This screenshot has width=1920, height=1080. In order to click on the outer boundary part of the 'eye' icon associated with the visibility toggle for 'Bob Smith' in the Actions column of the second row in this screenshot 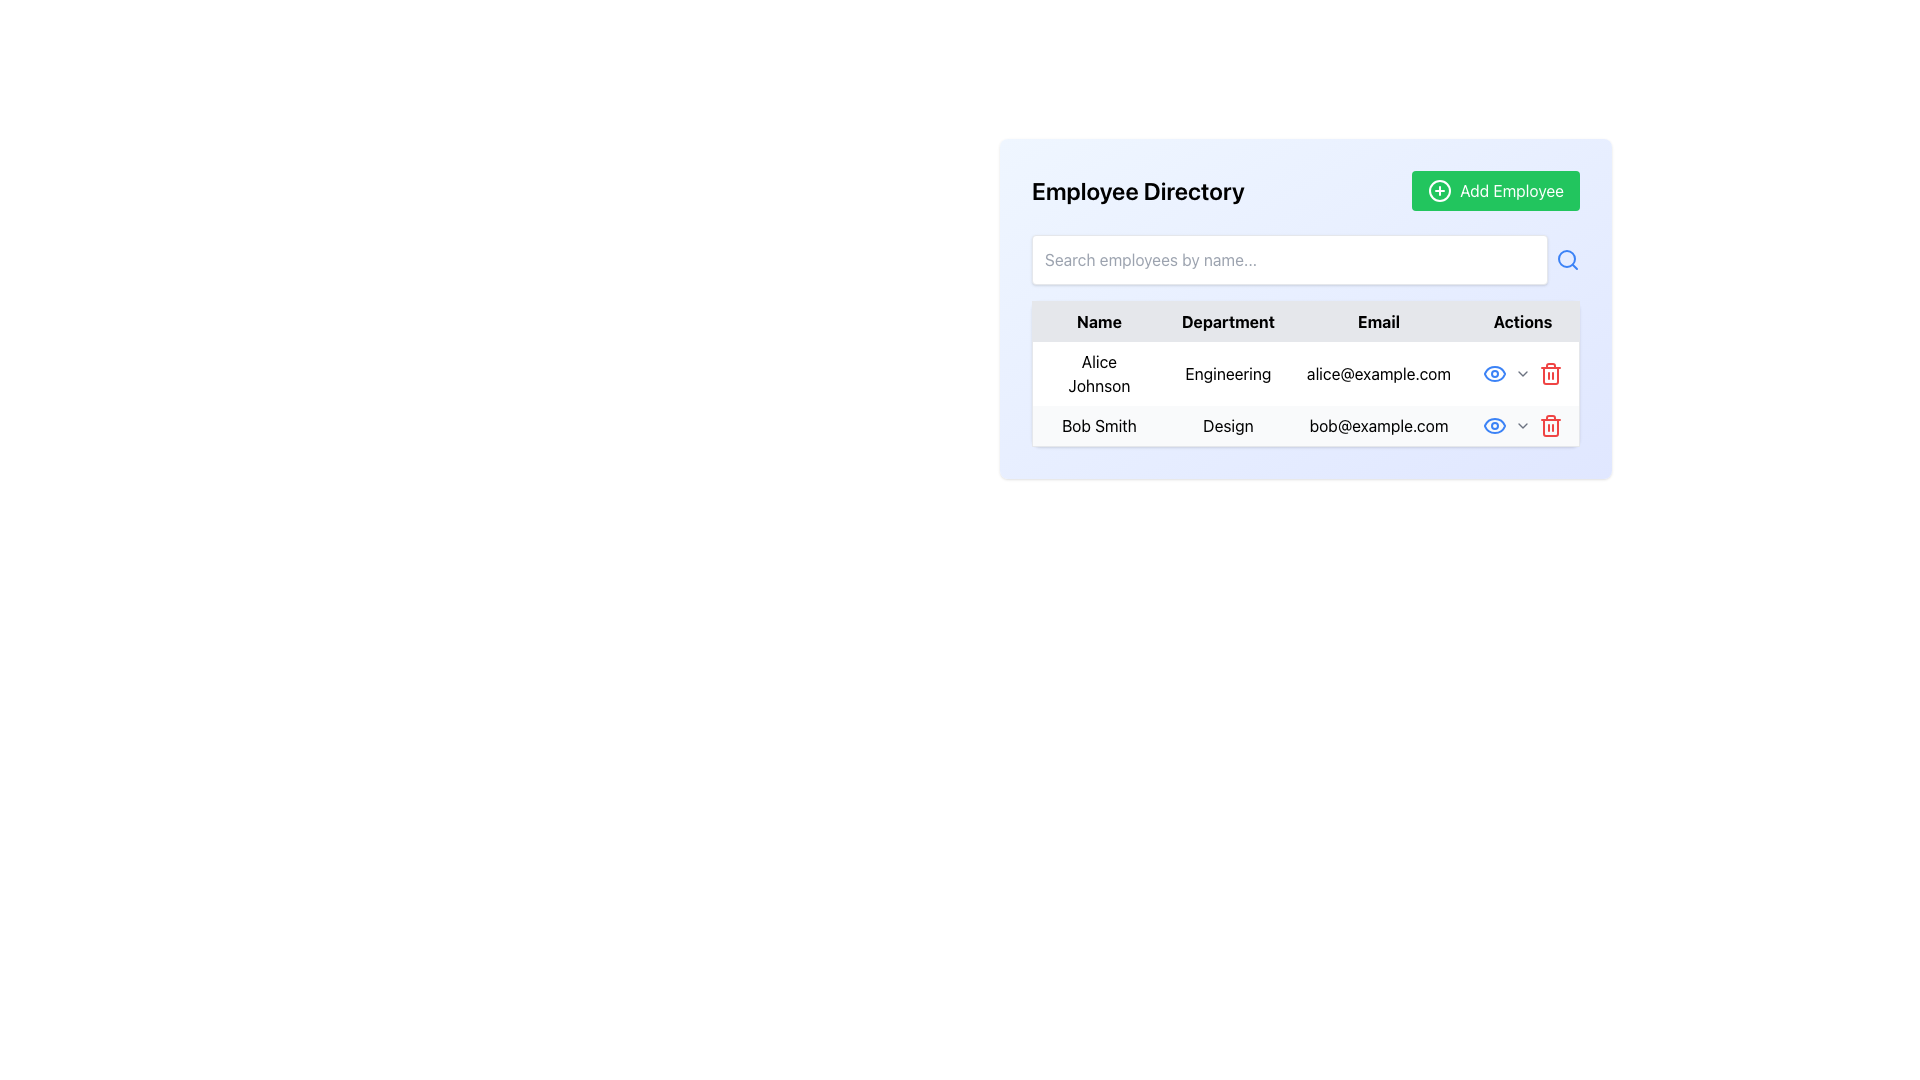, I will do `click(1494, 374)`.